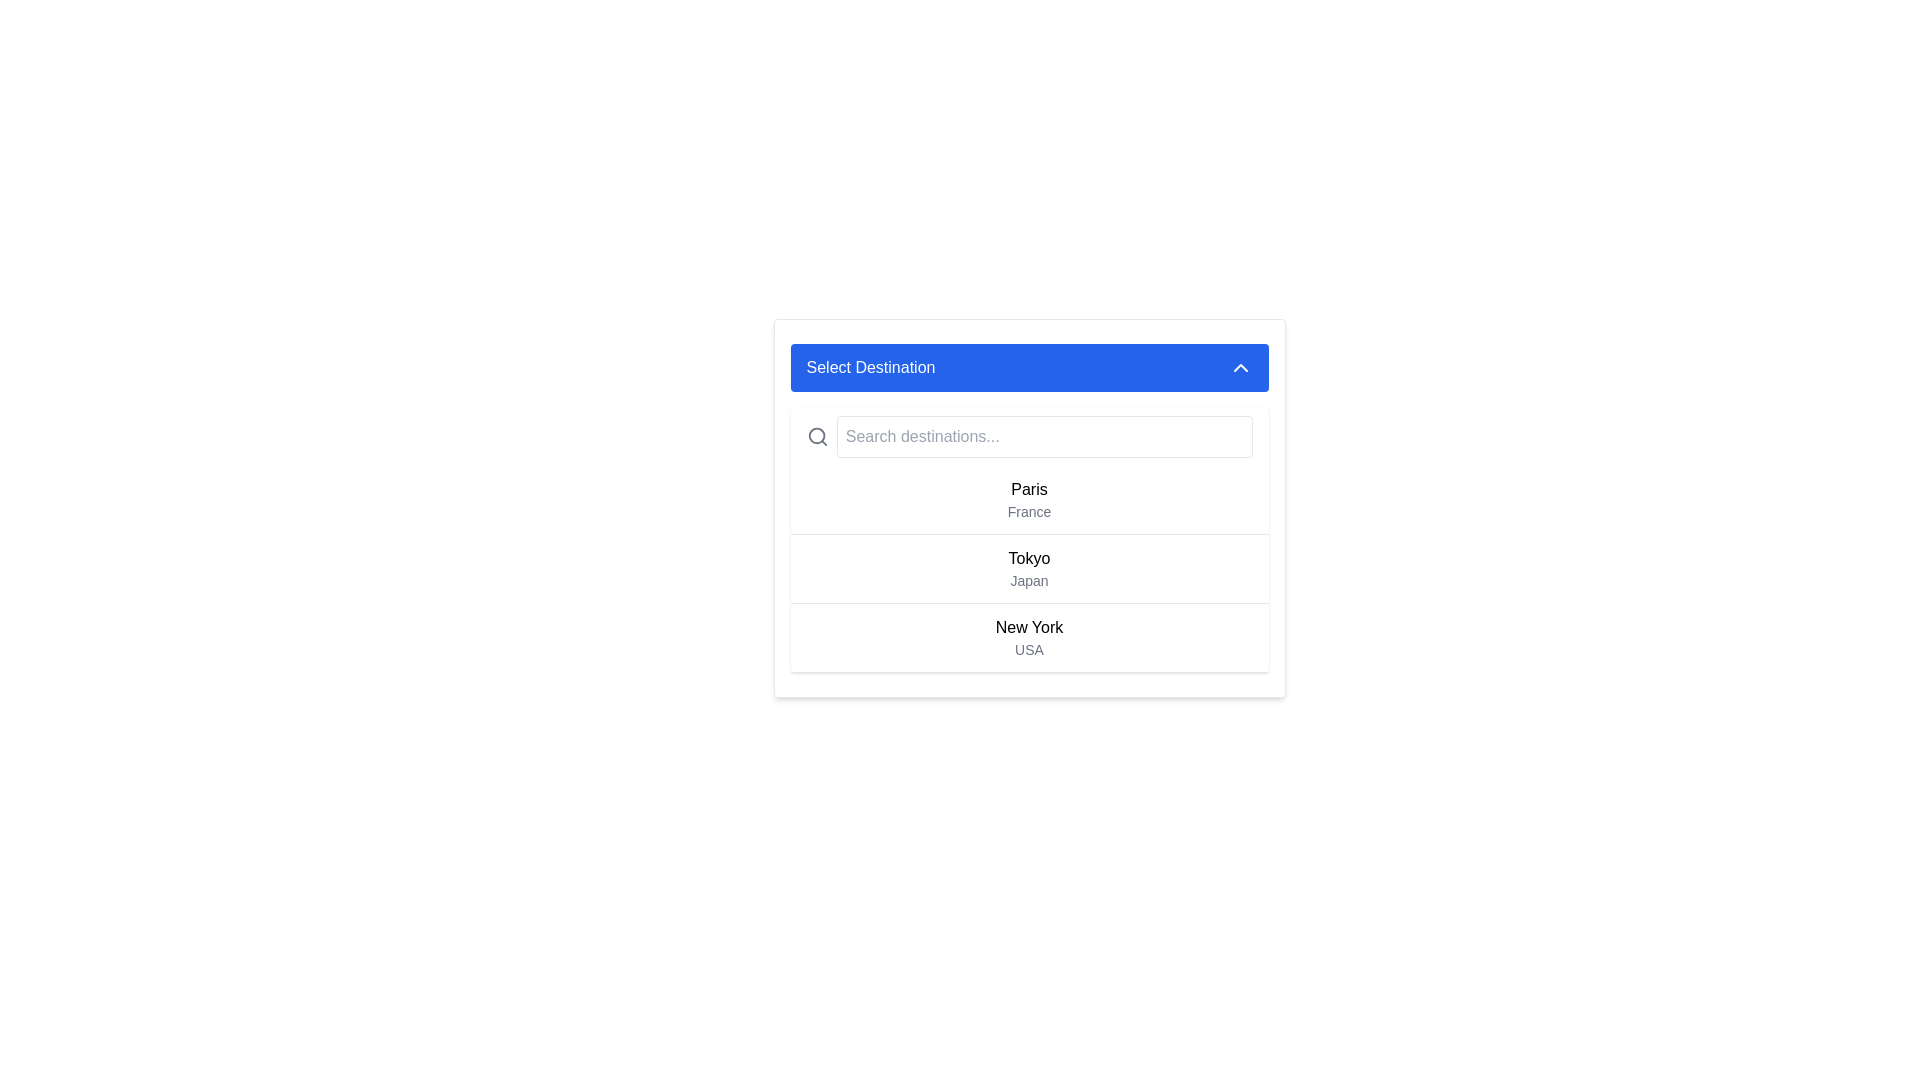  Describe the element at coordinates (817, 435) in the screenshot. I see `the gray magnifying glass icon representing the search function, located to the left of the 'Search destinations...' input field, to interact with it` at that location.